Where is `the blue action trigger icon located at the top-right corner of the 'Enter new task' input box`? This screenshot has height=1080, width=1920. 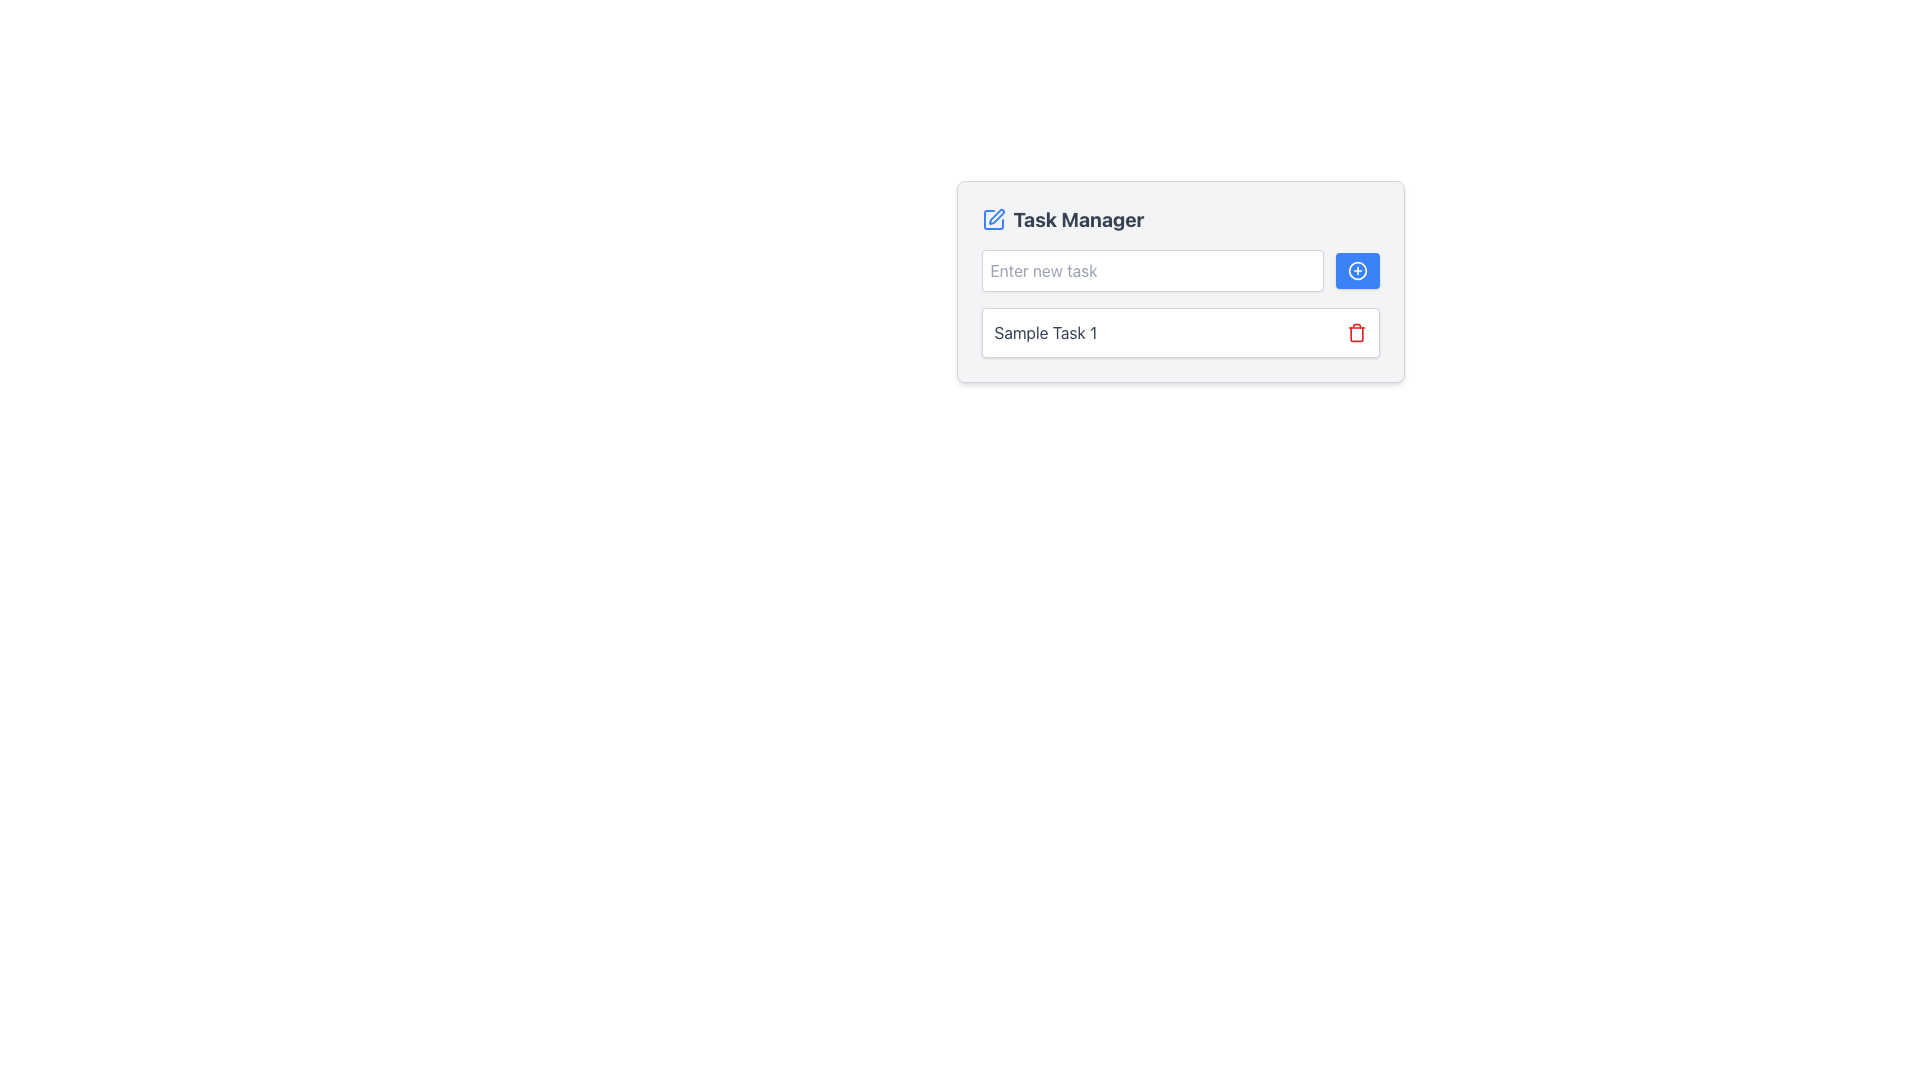 the blue action trigger icon located at the top-right corner of the 'Enter new task' input box is located at coordinates (1357, 270).